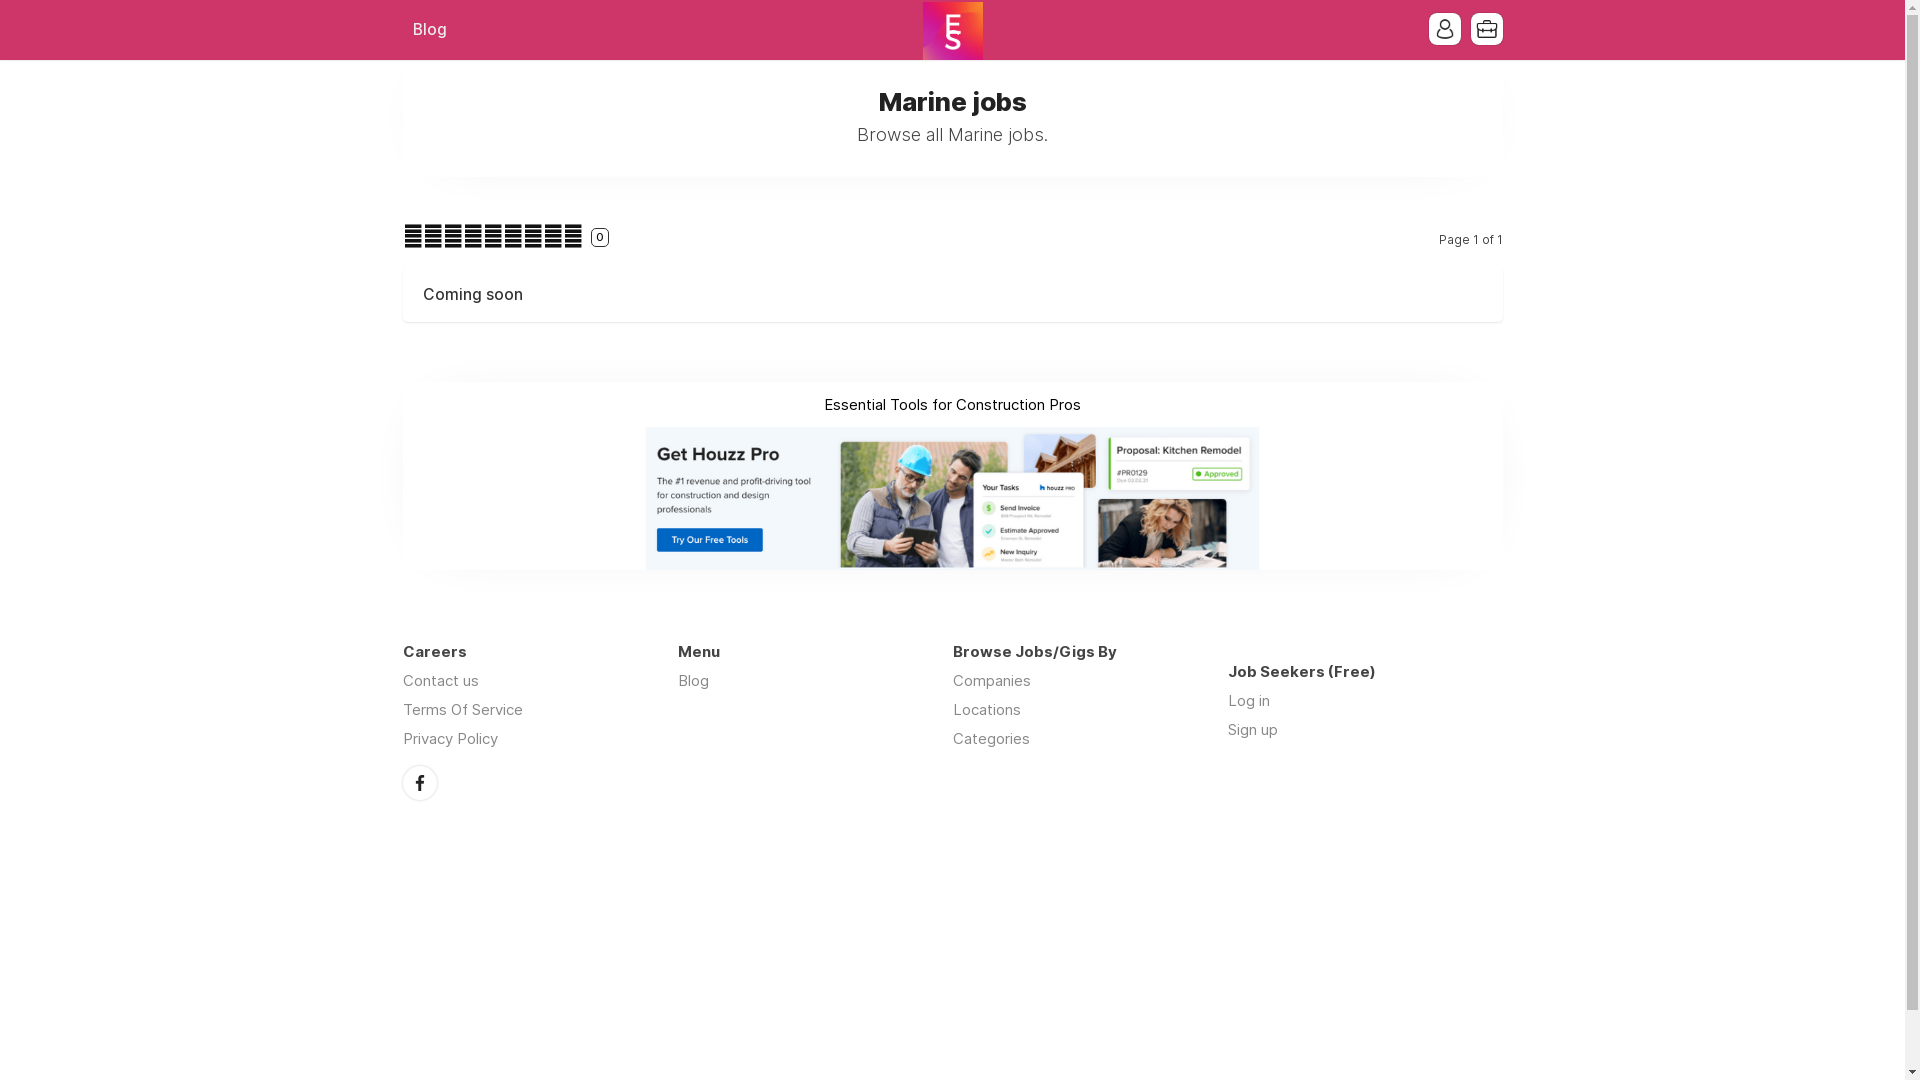 This screenshot has height=1080, width=1920. I want to click on 'Sign up', so click(1251, 729).